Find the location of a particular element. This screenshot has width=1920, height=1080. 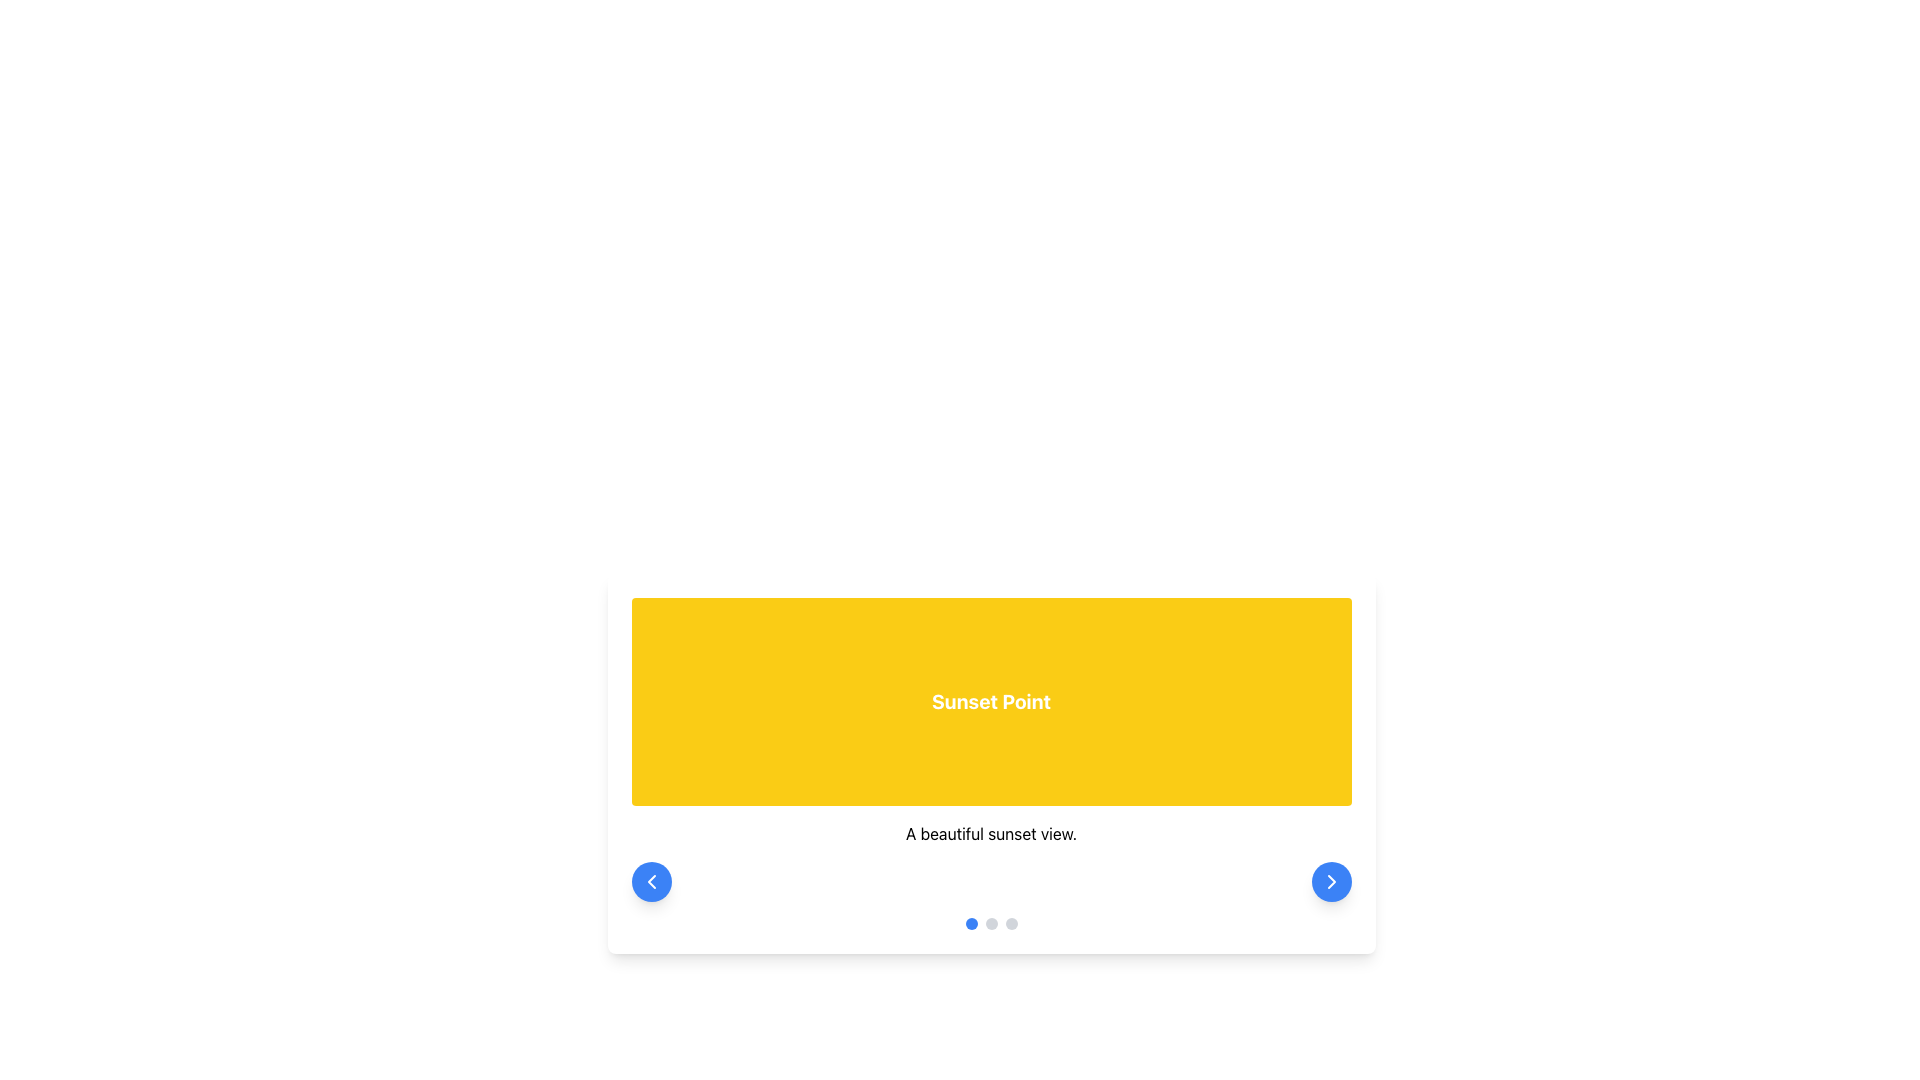

the circular blue button with a white left-facing chevron icon is located at coordinates (651, 881).